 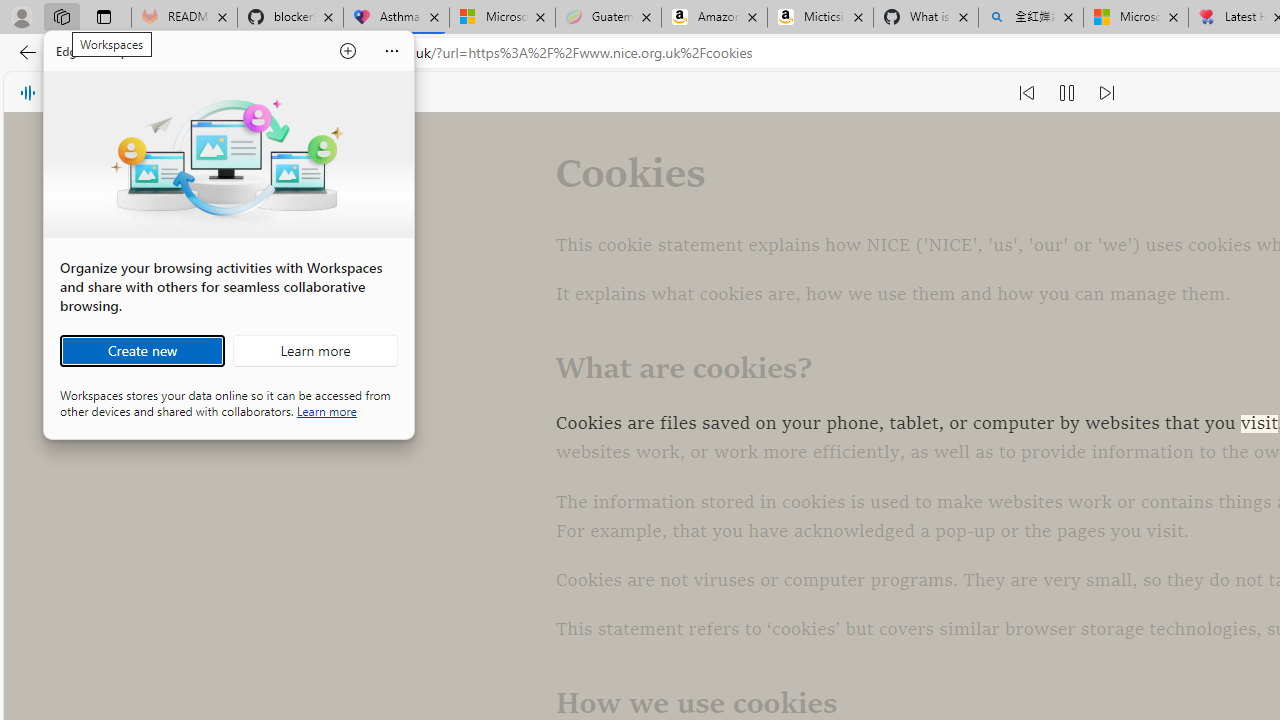 What do you see at coordinates (1065, 92) in the screenshot?
I see `'Pause read aloud (Ctrl+Shift+U)'` at bounding box center [1065, 92].